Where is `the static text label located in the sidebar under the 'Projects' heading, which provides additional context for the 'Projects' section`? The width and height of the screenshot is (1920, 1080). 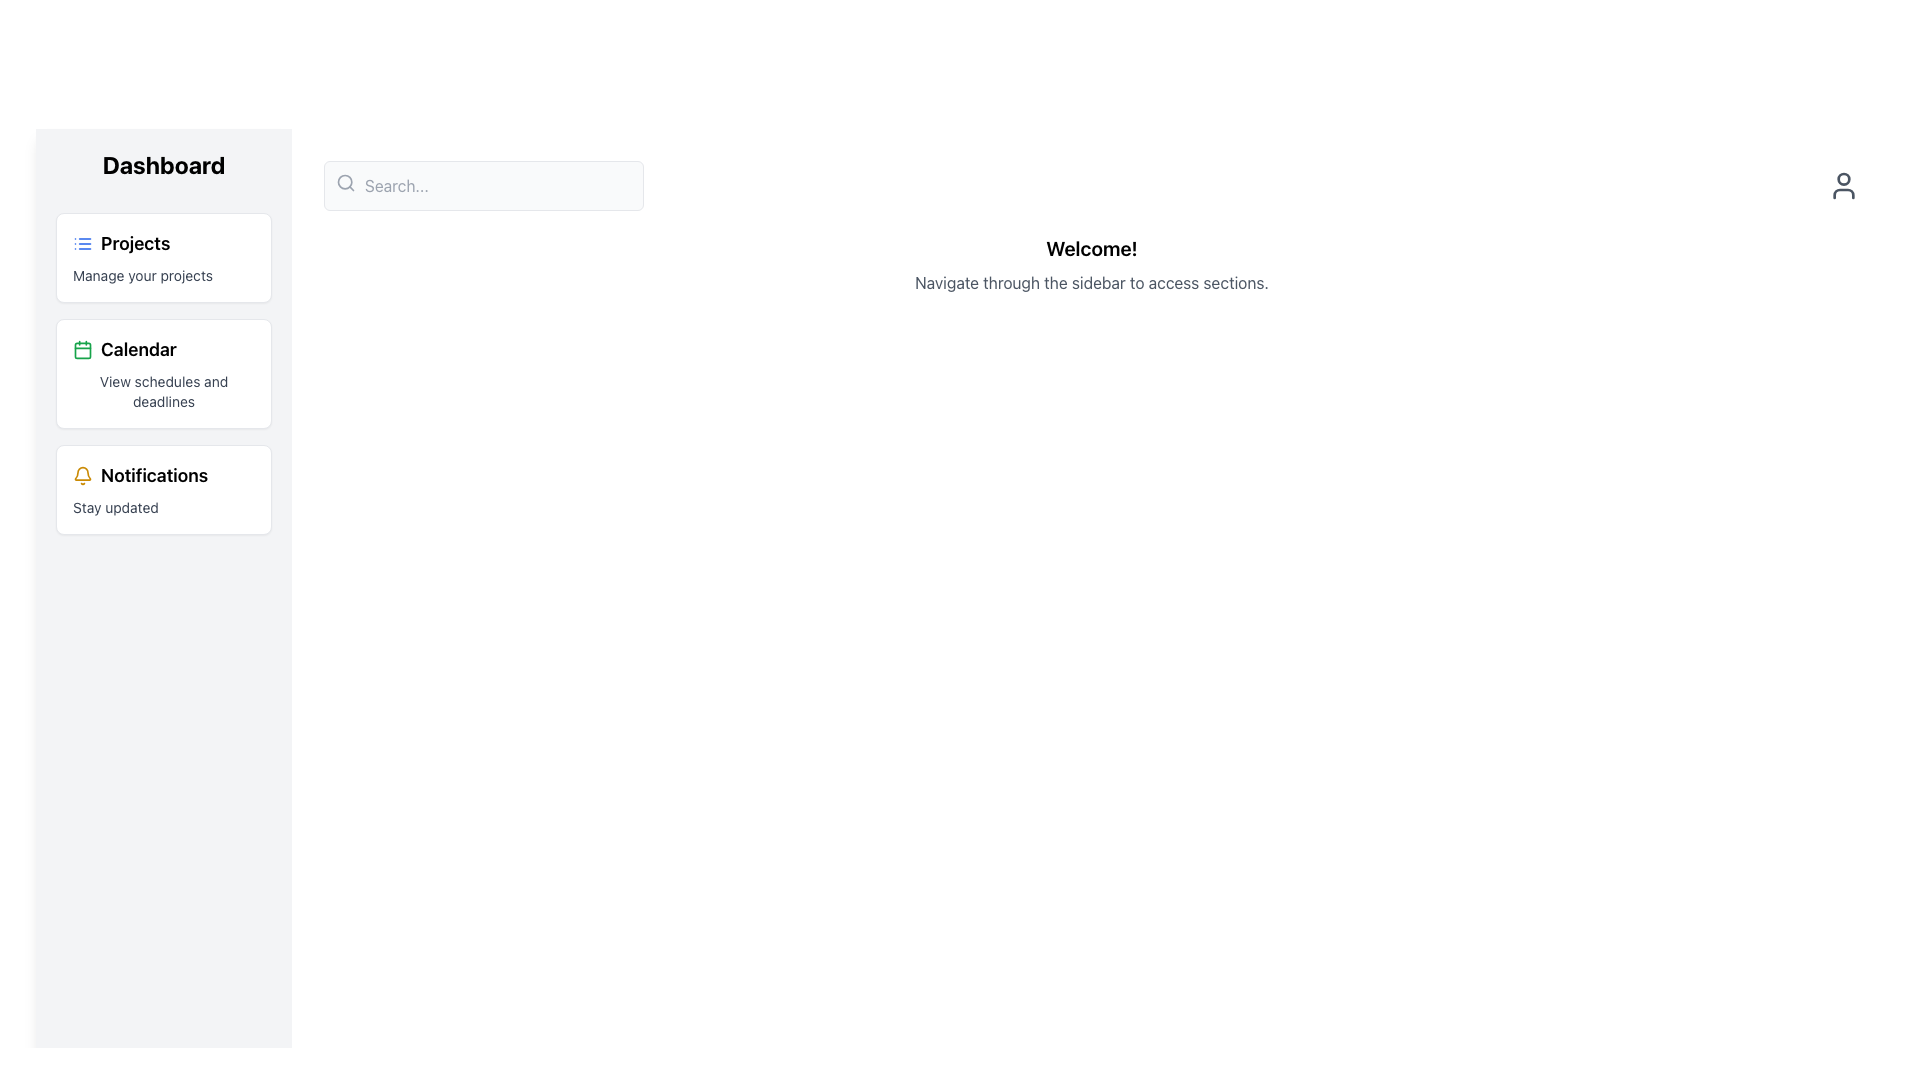
the static text label located in the sidebar under the 'Projects' heading, which provides additional context for the 'Projects' section is located at coordinates (142, 276).